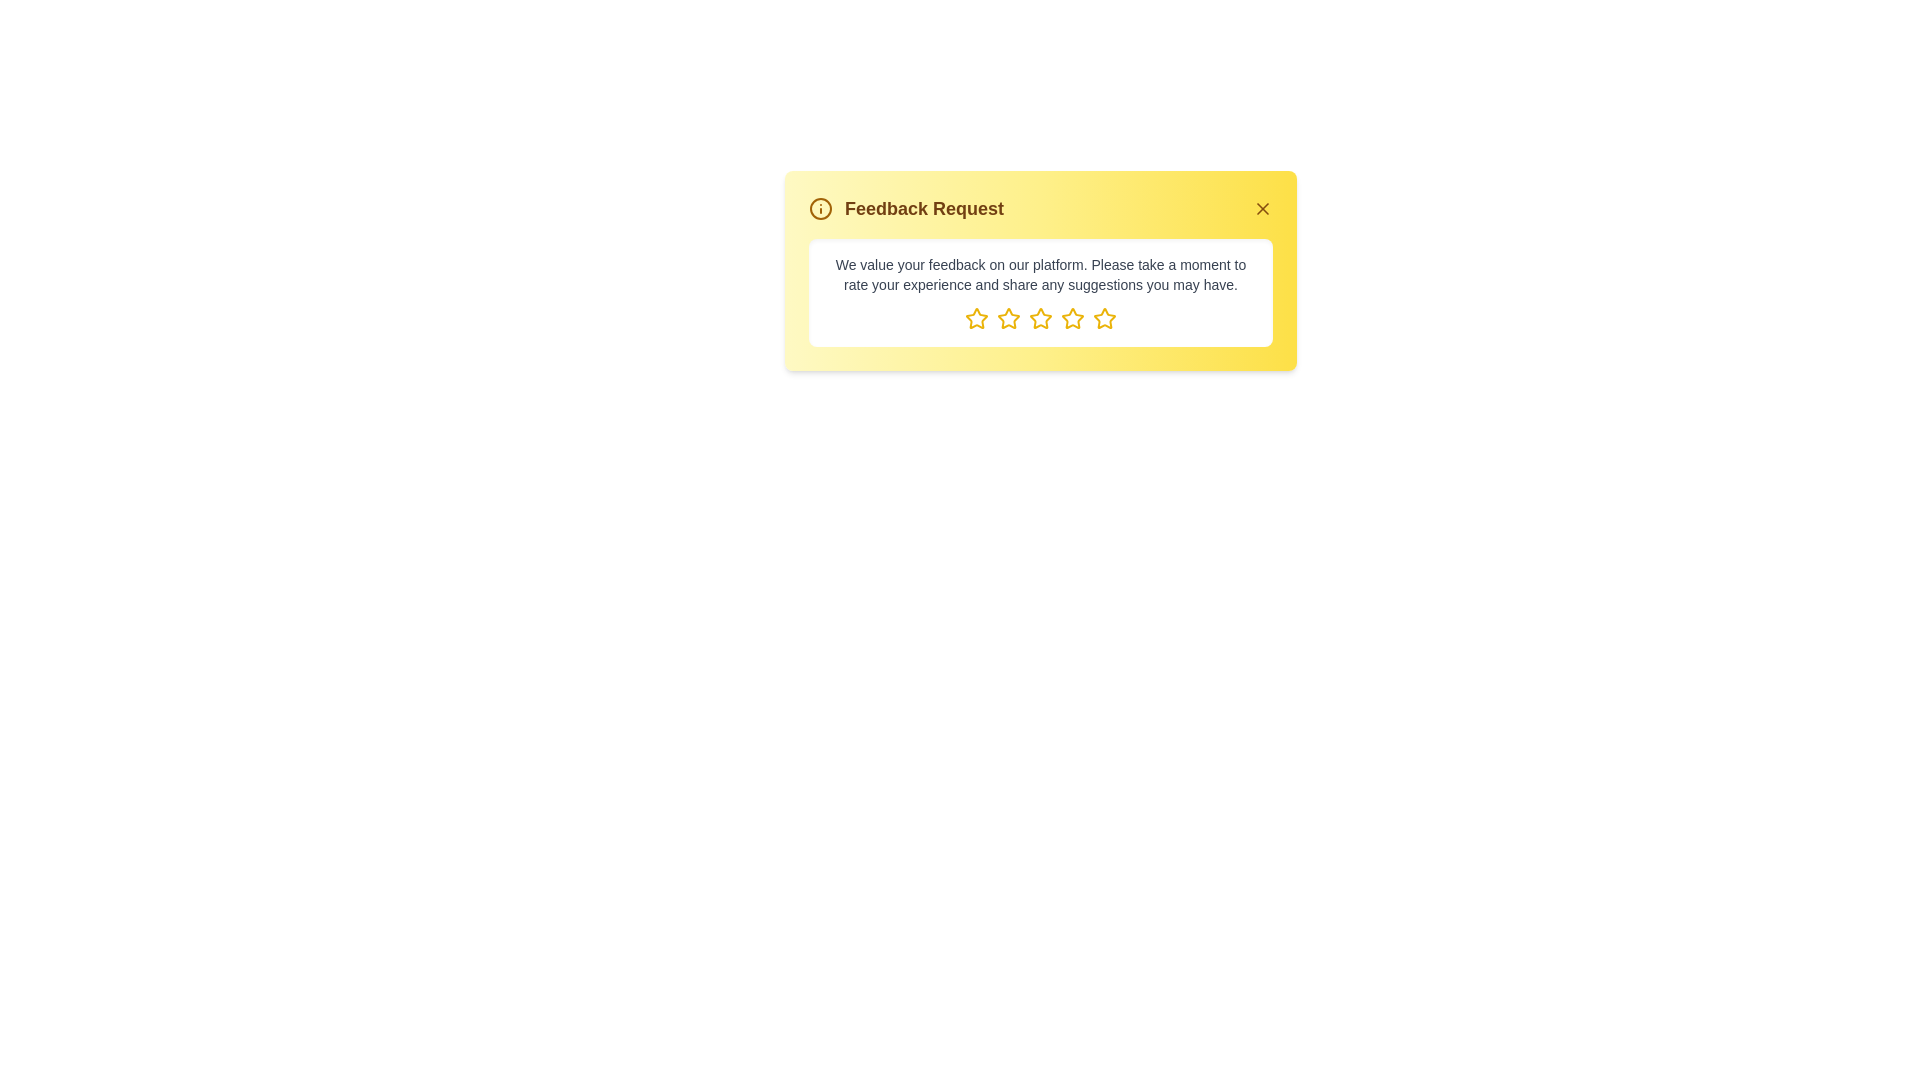  I want to click on the element star_5 to observe its hover effect, so click(1103, 318).